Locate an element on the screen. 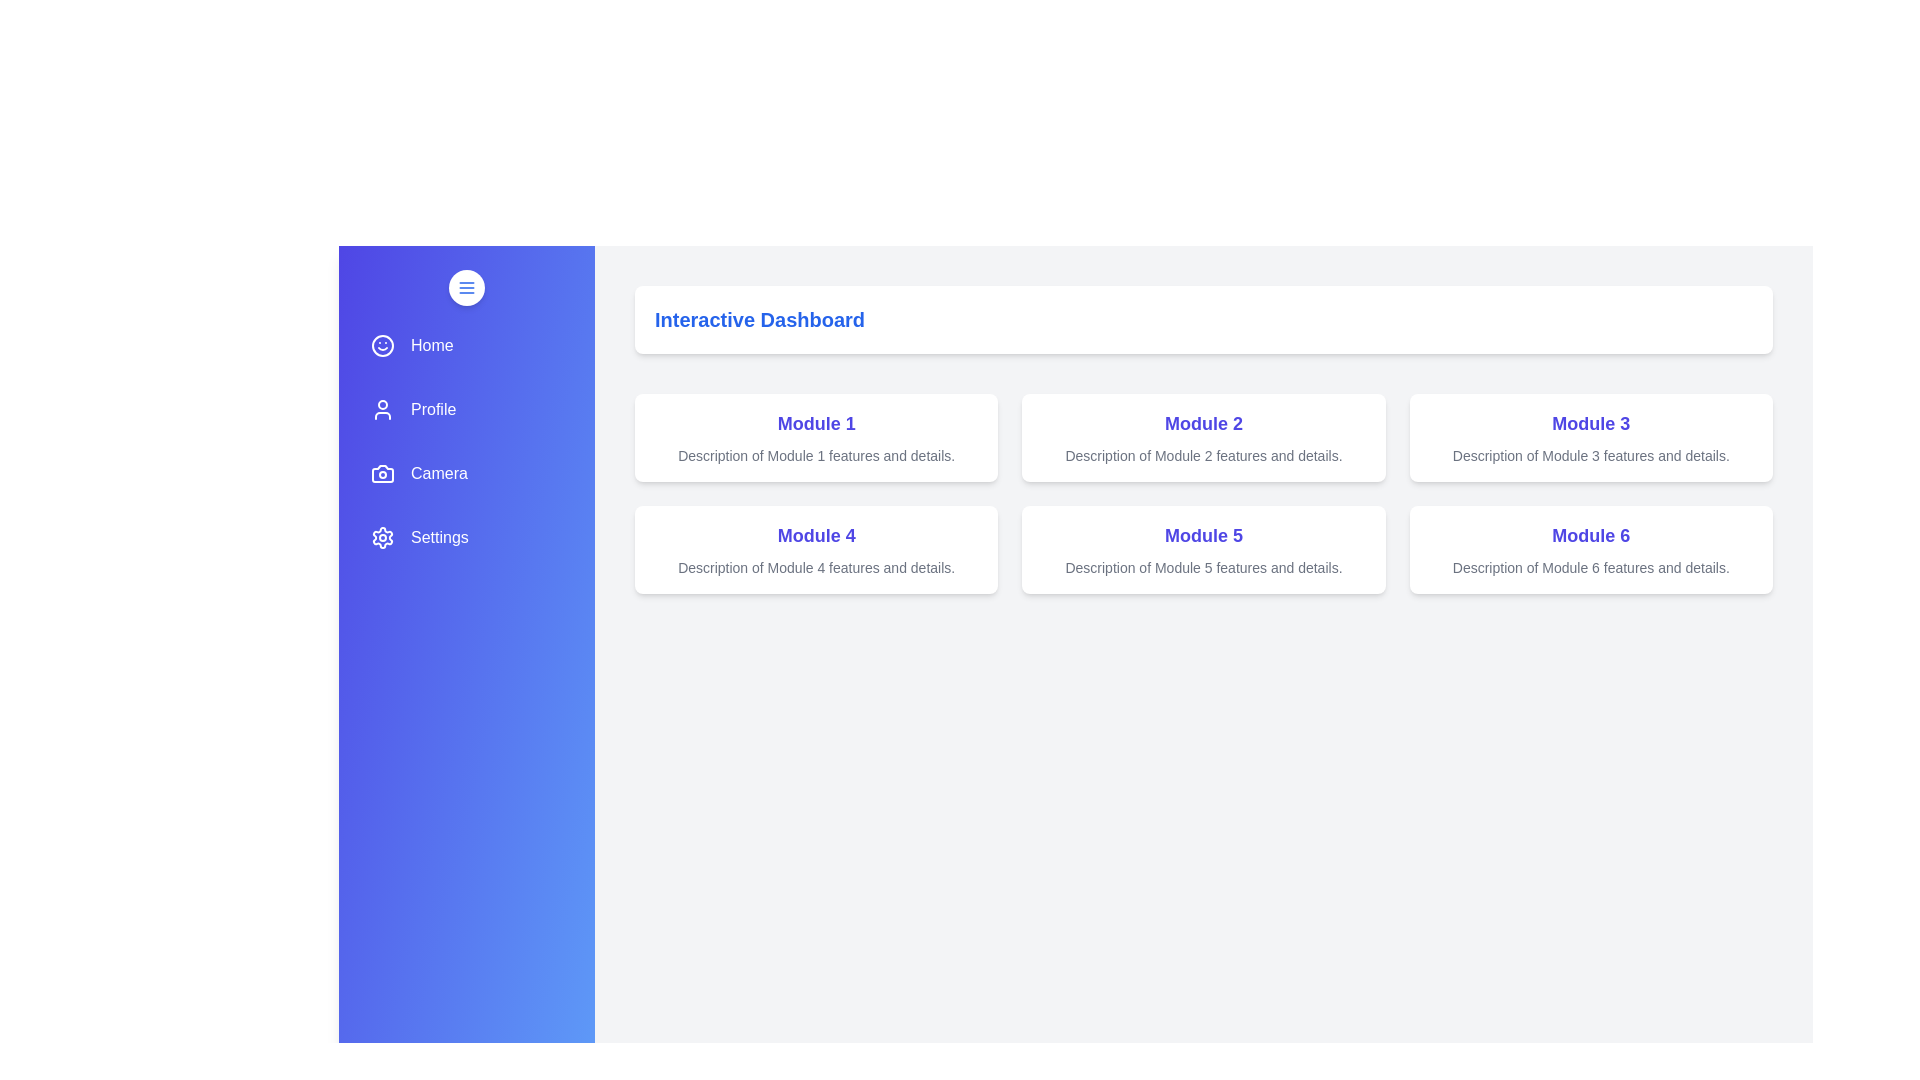 The image size is (1920, 1080). the Informative card titled 'Module 5', which has a white background, bold indigo title, and is positioned in the second row, second column of the grid is located at coordinates (1203, 550).